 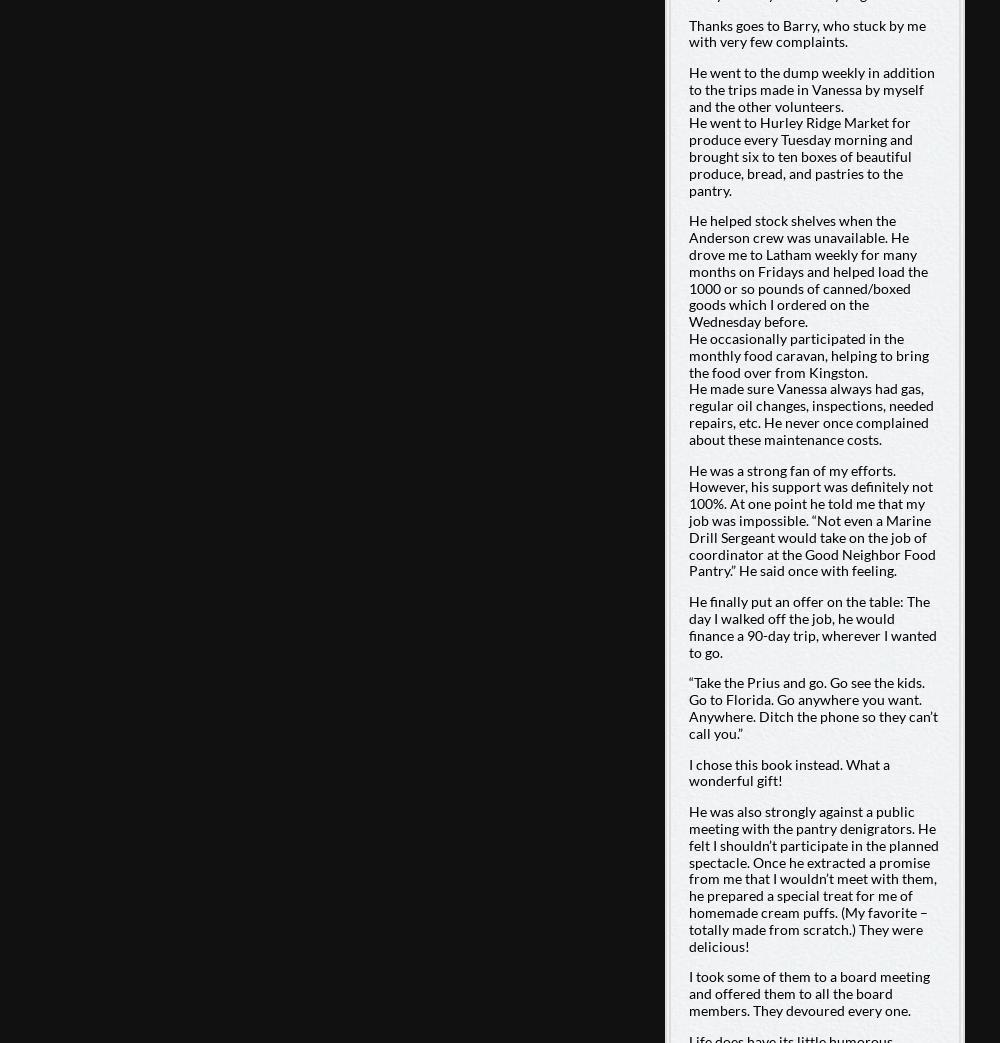 I want to click on '“Take the Prius and go. Go see the kids. Go to Florida. Go anywhere you want. Anywhere. Ditch the phone so they can’t call you.”', so click(x=812, y=707).